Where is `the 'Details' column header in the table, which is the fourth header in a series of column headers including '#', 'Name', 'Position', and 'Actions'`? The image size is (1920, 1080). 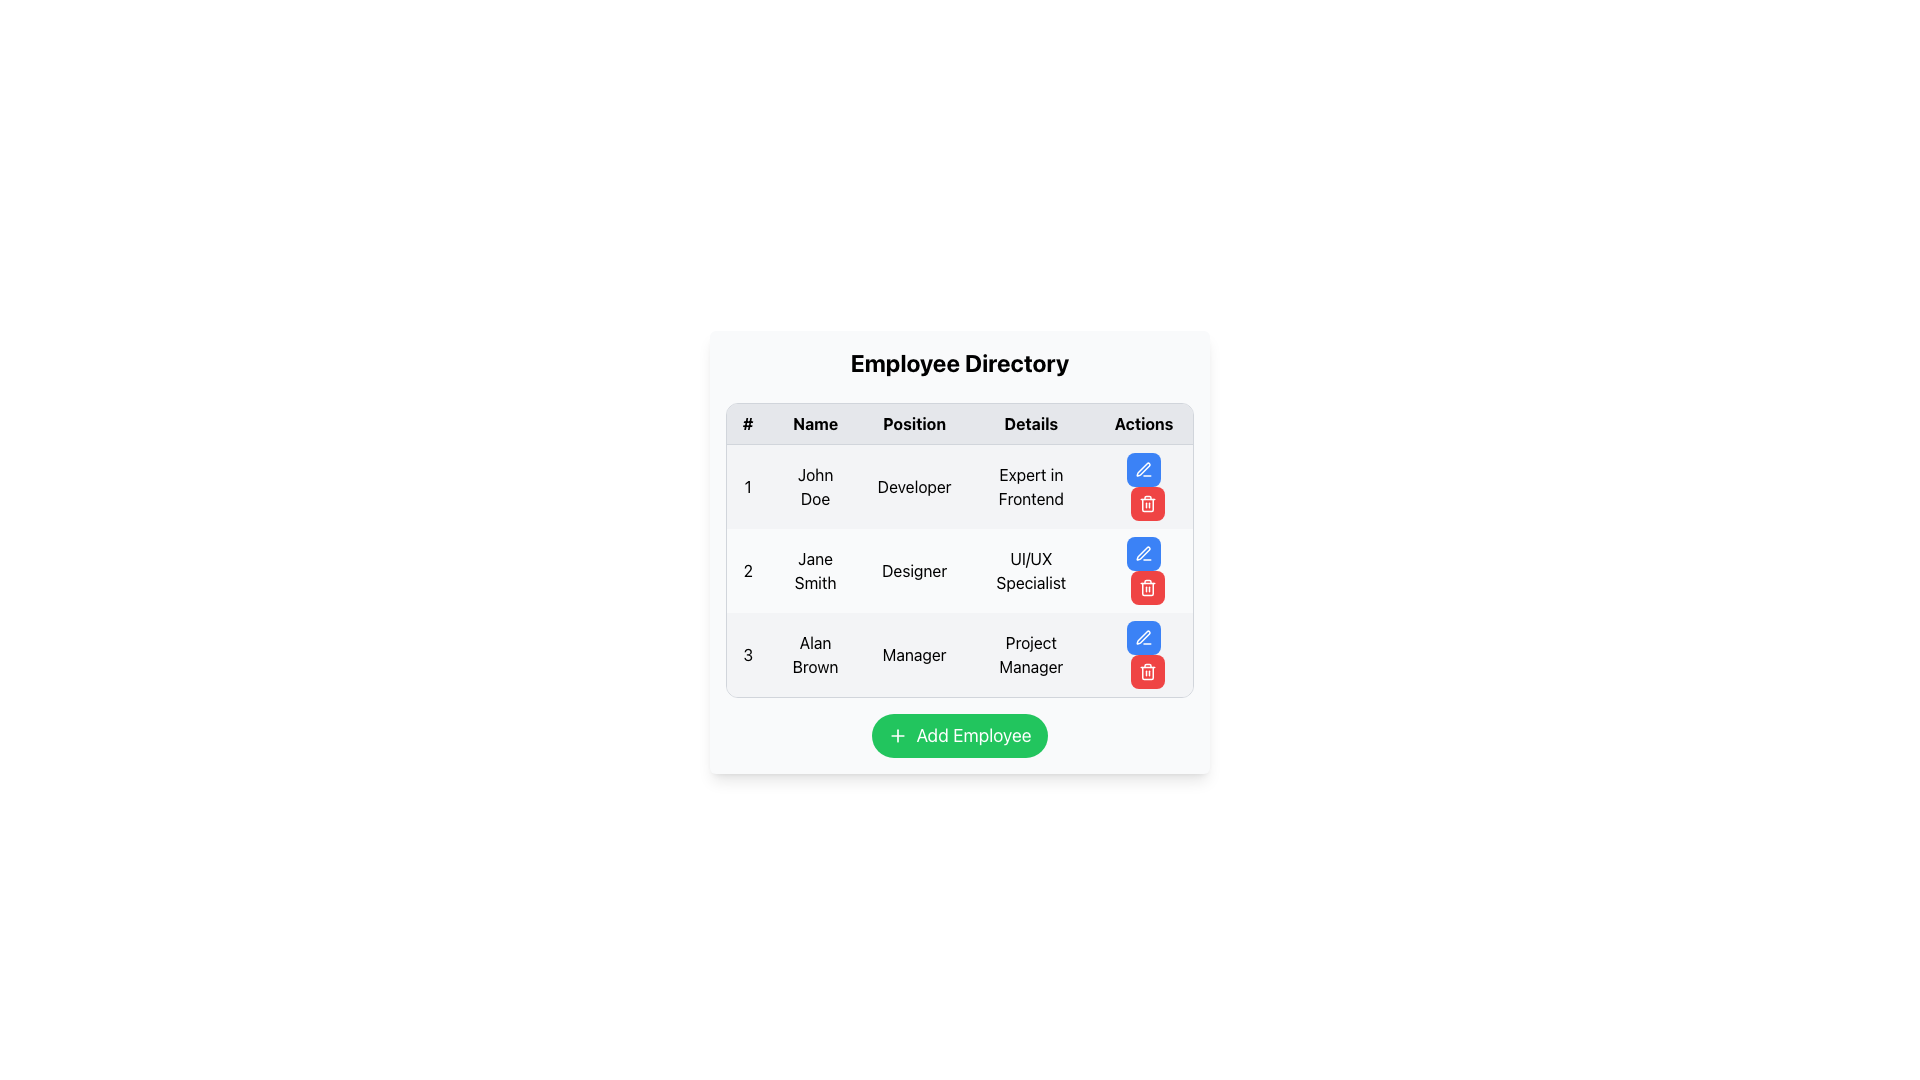
the 'Details' column header in the table, which is the fourth header in a series of column headers including '#', 'Name', 'Position', and 'Actions' is located at coordinates (1031, 423).